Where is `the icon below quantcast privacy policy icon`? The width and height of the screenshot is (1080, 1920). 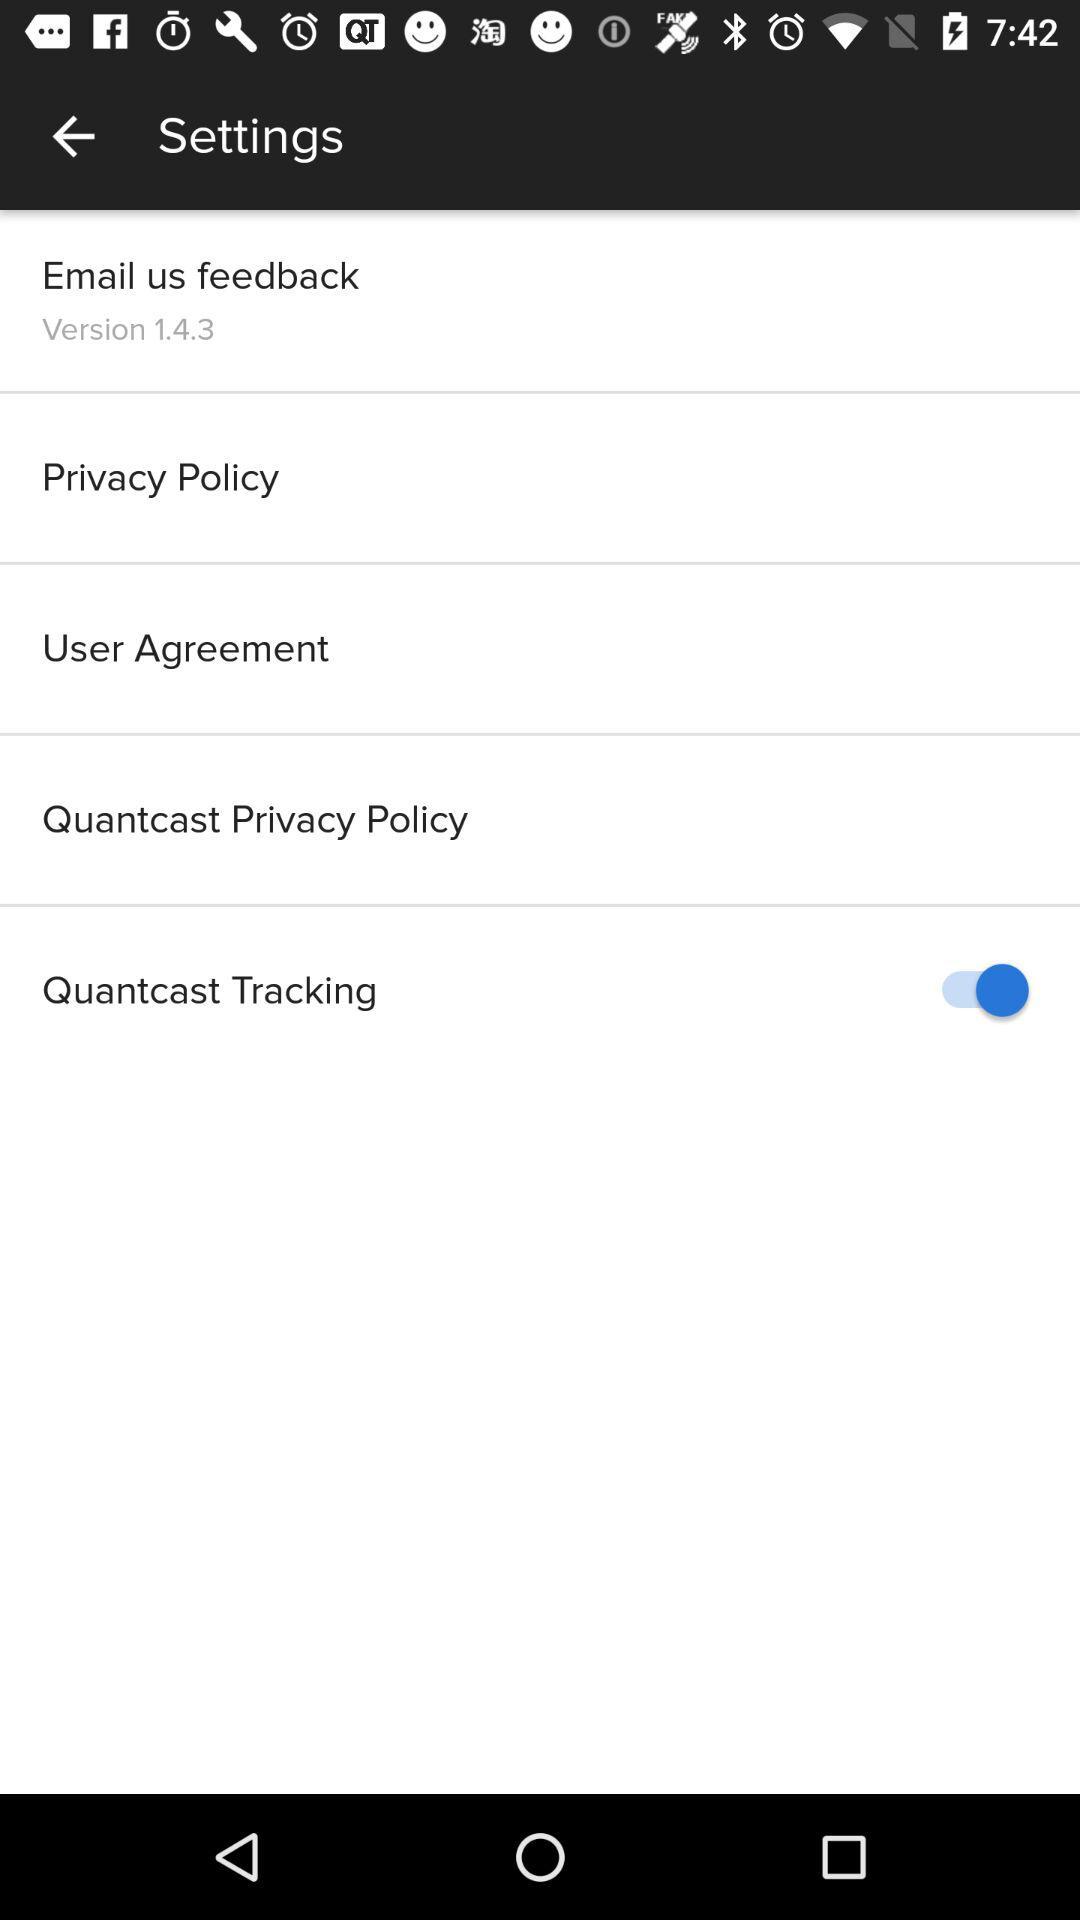 the icon below quantcast privacy policy icon is located at coordinates (974, 990).